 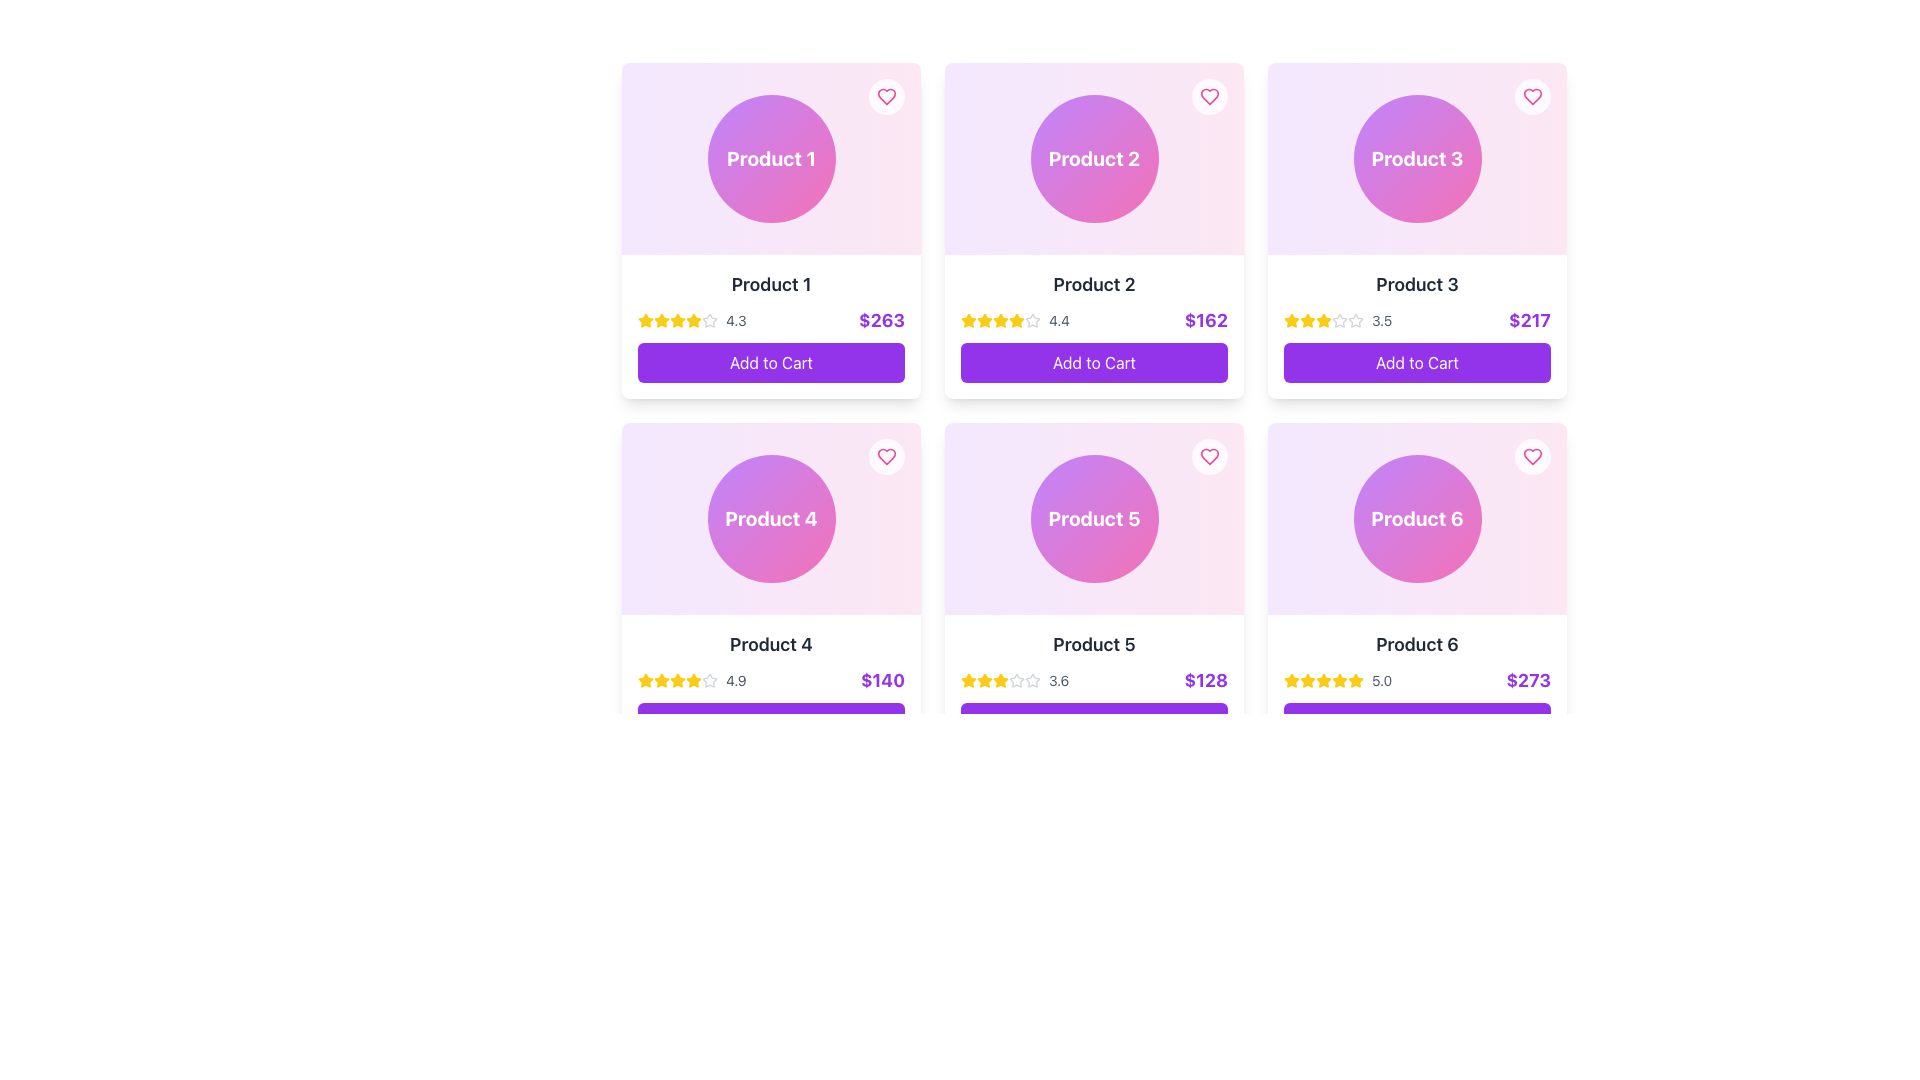 I want to click on the third yellow filled star icon in the rating system located beneath the 'Product 4' card to interact with the rating system, so click(x=694, y=679).